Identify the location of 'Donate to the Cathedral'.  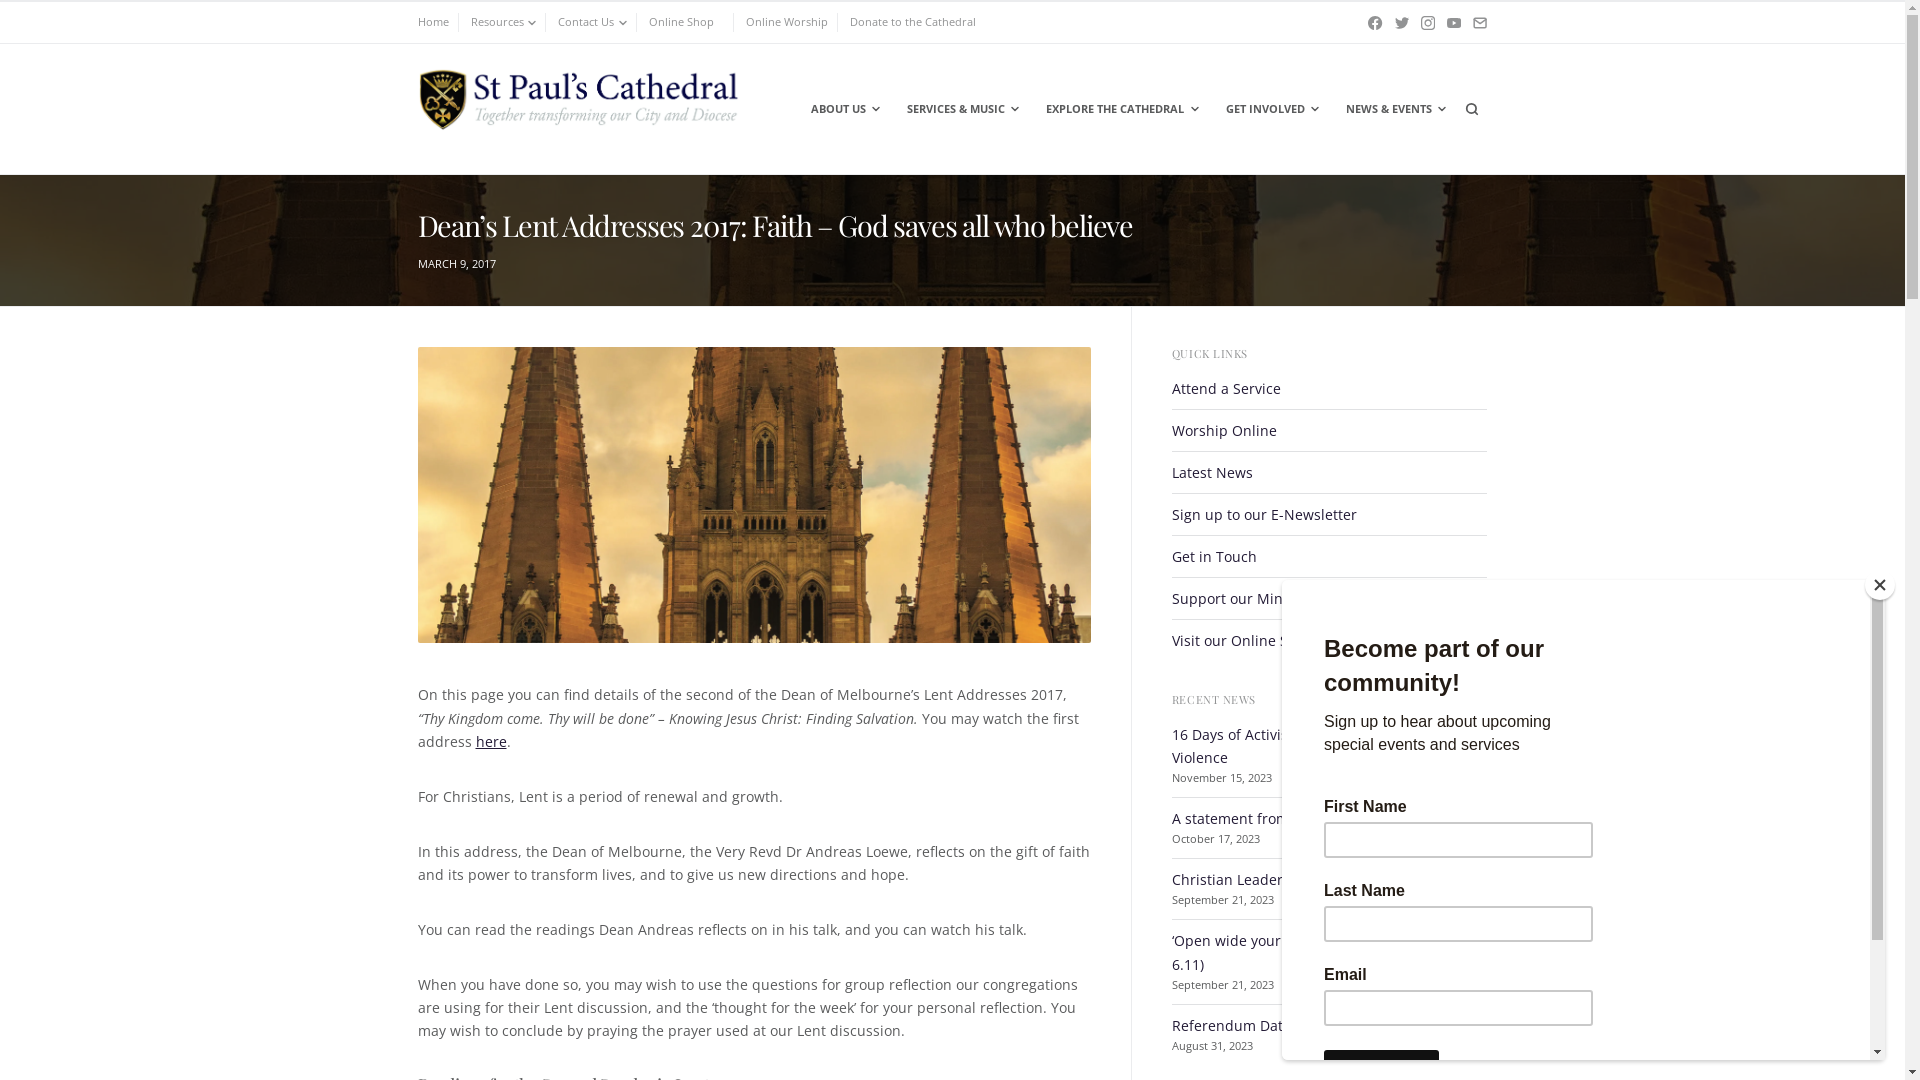
(911, 22).